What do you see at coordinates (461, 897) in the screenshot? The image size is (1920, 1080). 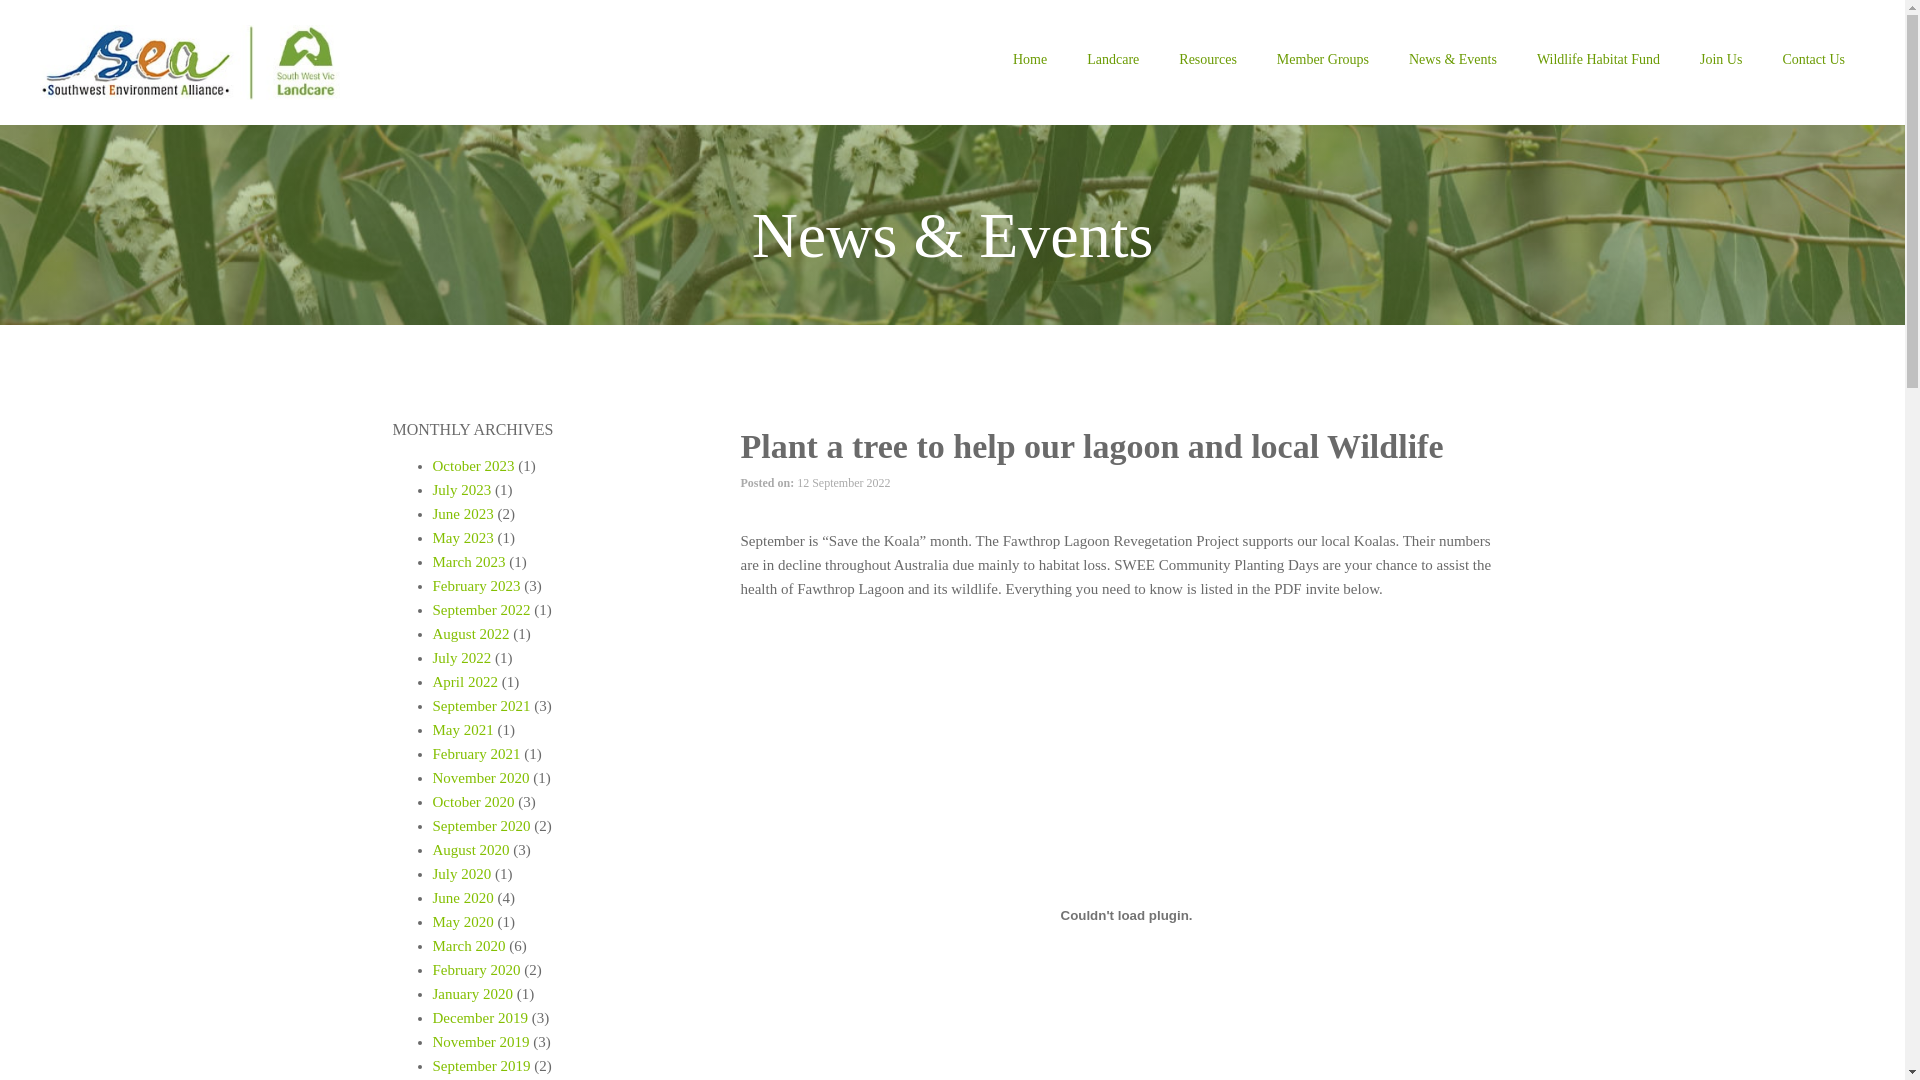 I see `'June 2020'` at bounding box center [461, 897].